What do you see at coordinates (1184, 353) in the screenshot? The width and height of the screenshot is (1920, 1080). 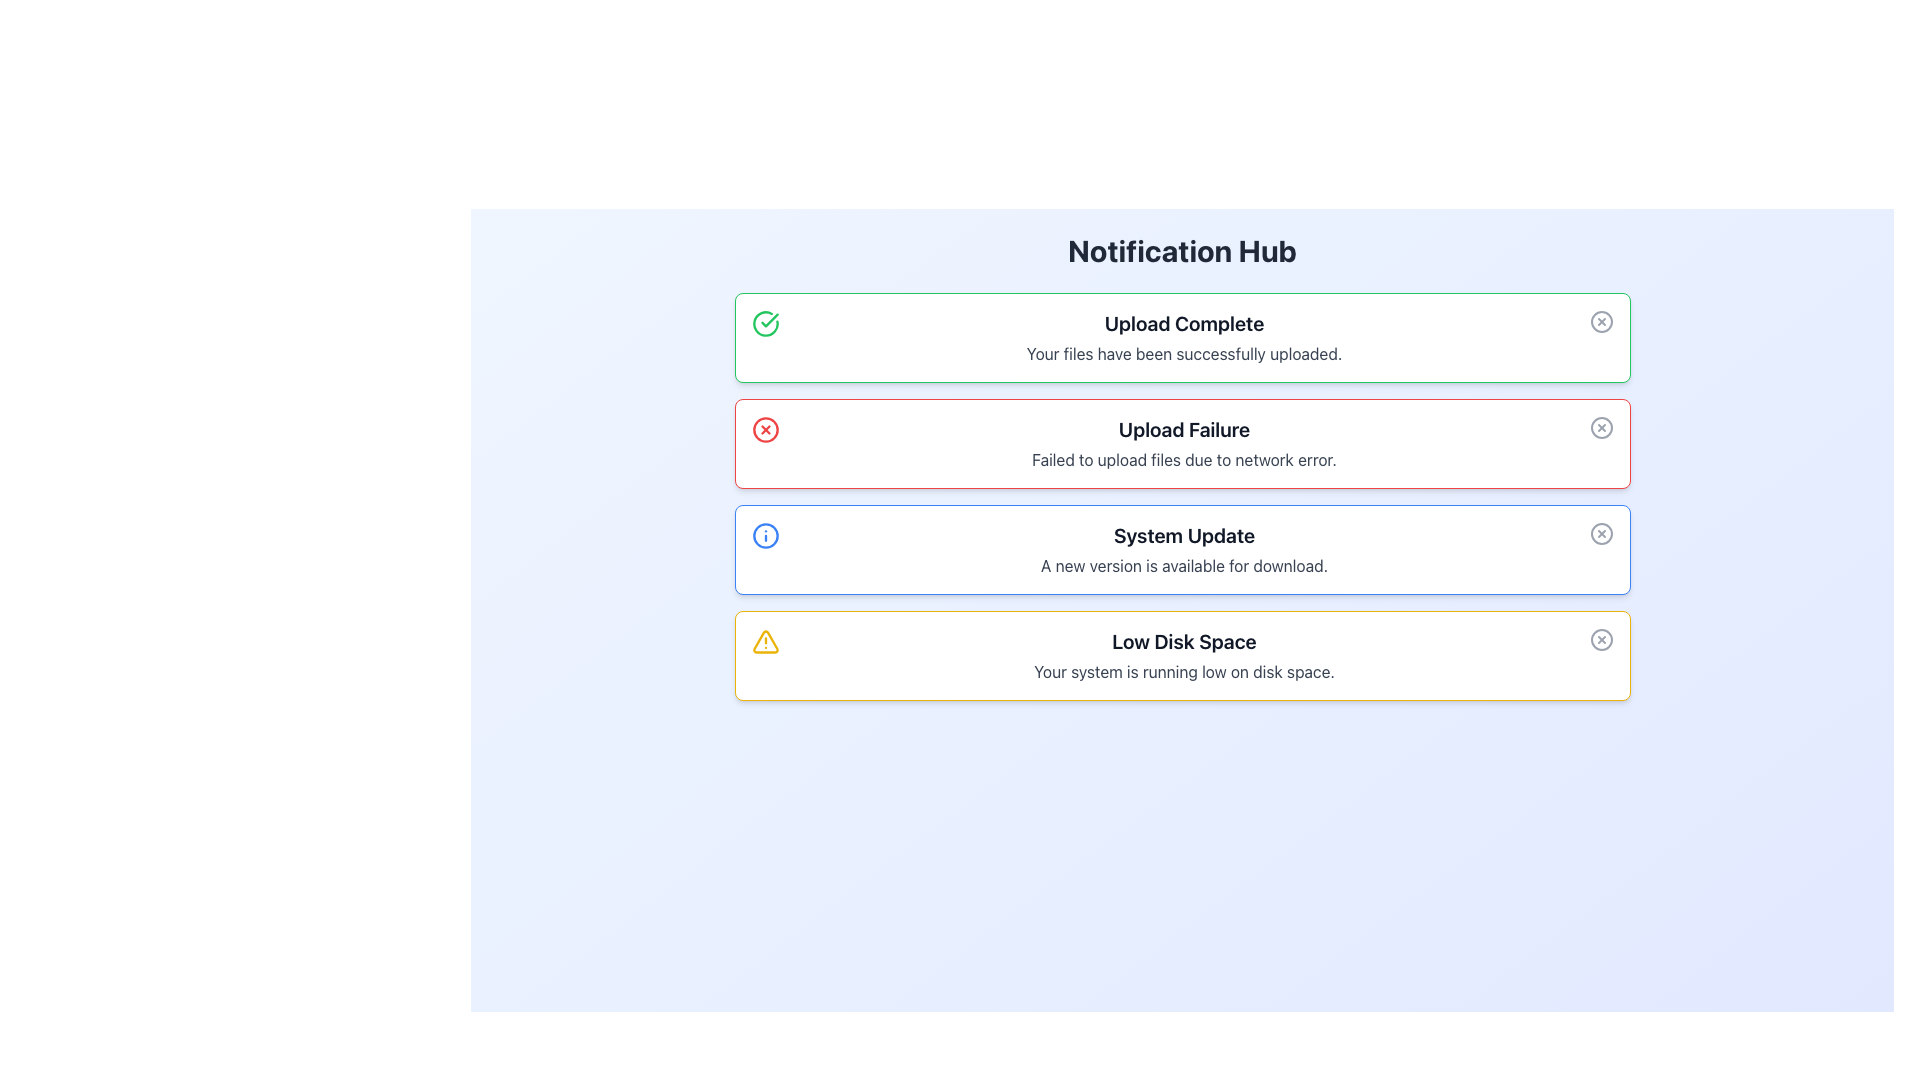 I see `the text element that informs the user about the successful completion of a file upload operation, located directly beneath the 'Upload Complete' bold text in the notification area` at bounding box center [1184, 353].